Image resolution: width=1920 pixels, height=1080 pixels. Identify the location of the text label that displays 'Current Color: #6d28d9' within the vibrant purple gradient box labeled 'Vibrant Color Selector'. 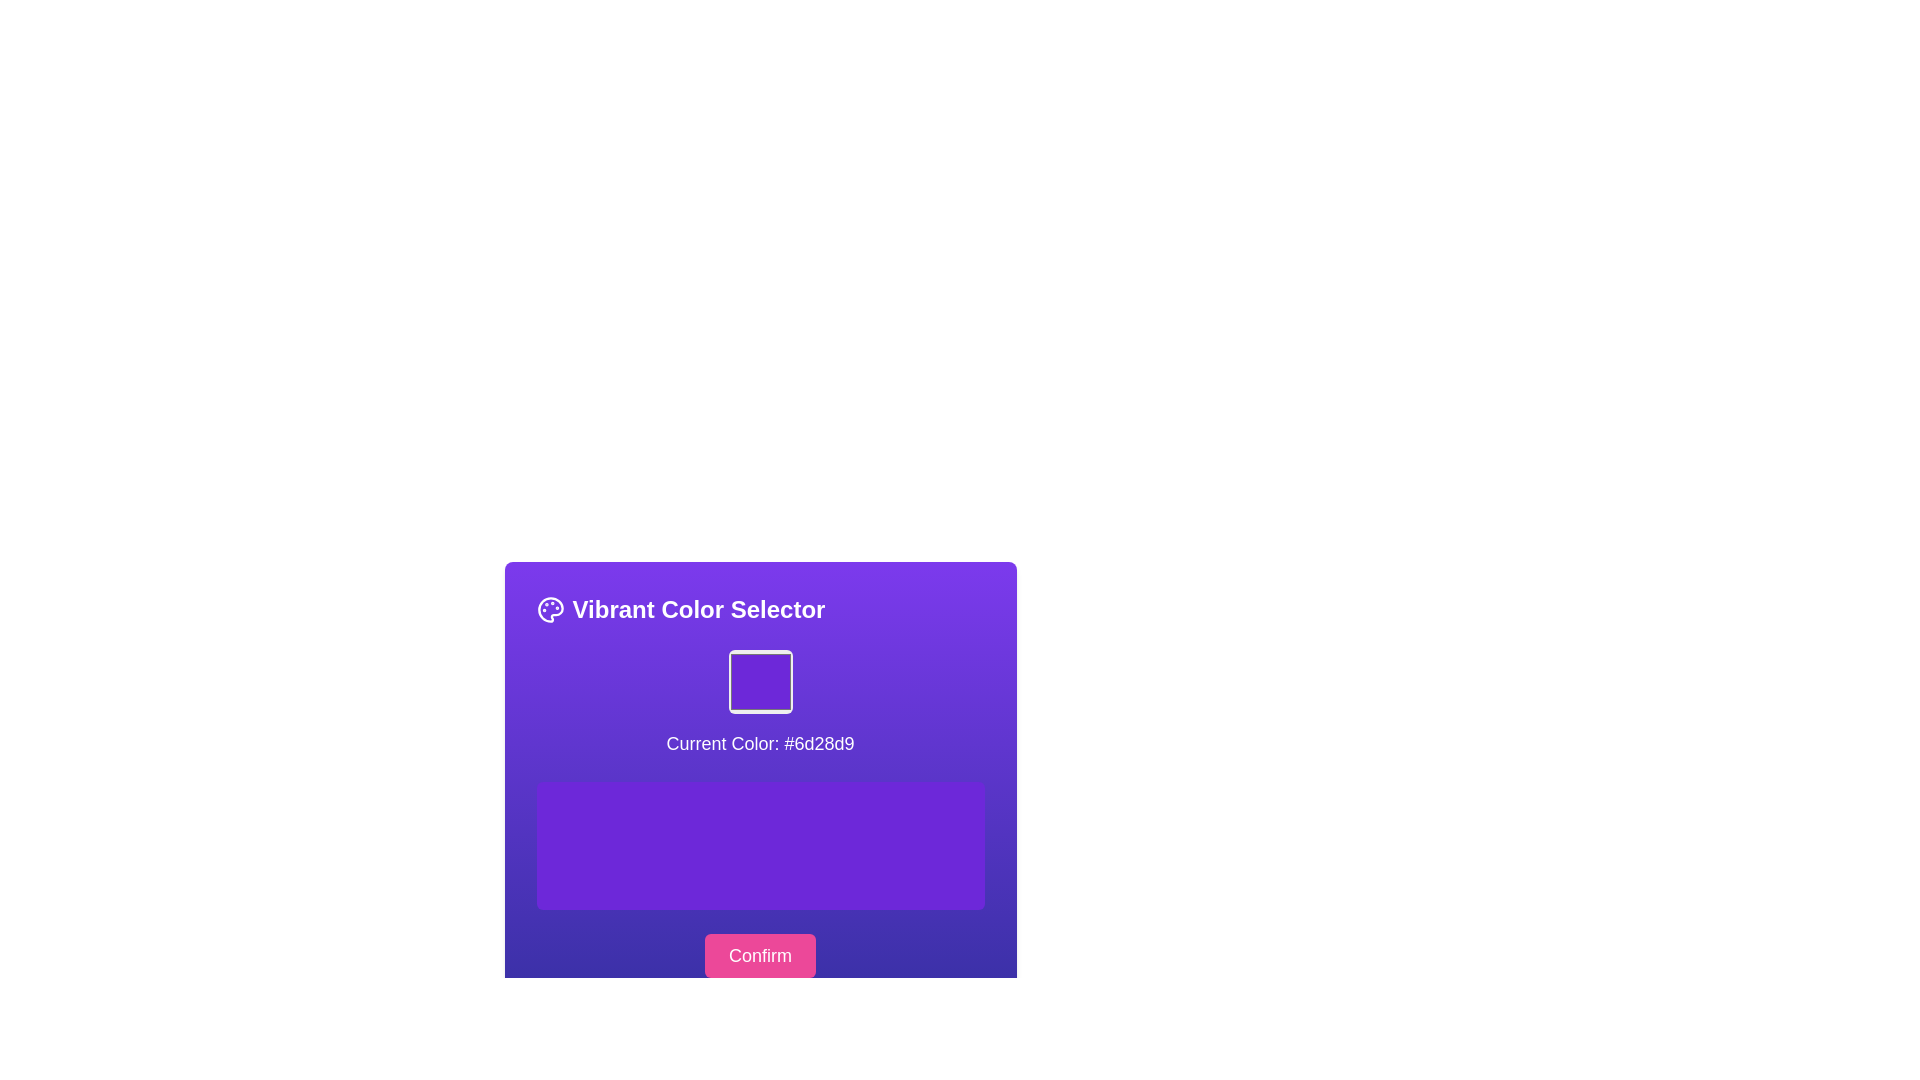
(759, 758).